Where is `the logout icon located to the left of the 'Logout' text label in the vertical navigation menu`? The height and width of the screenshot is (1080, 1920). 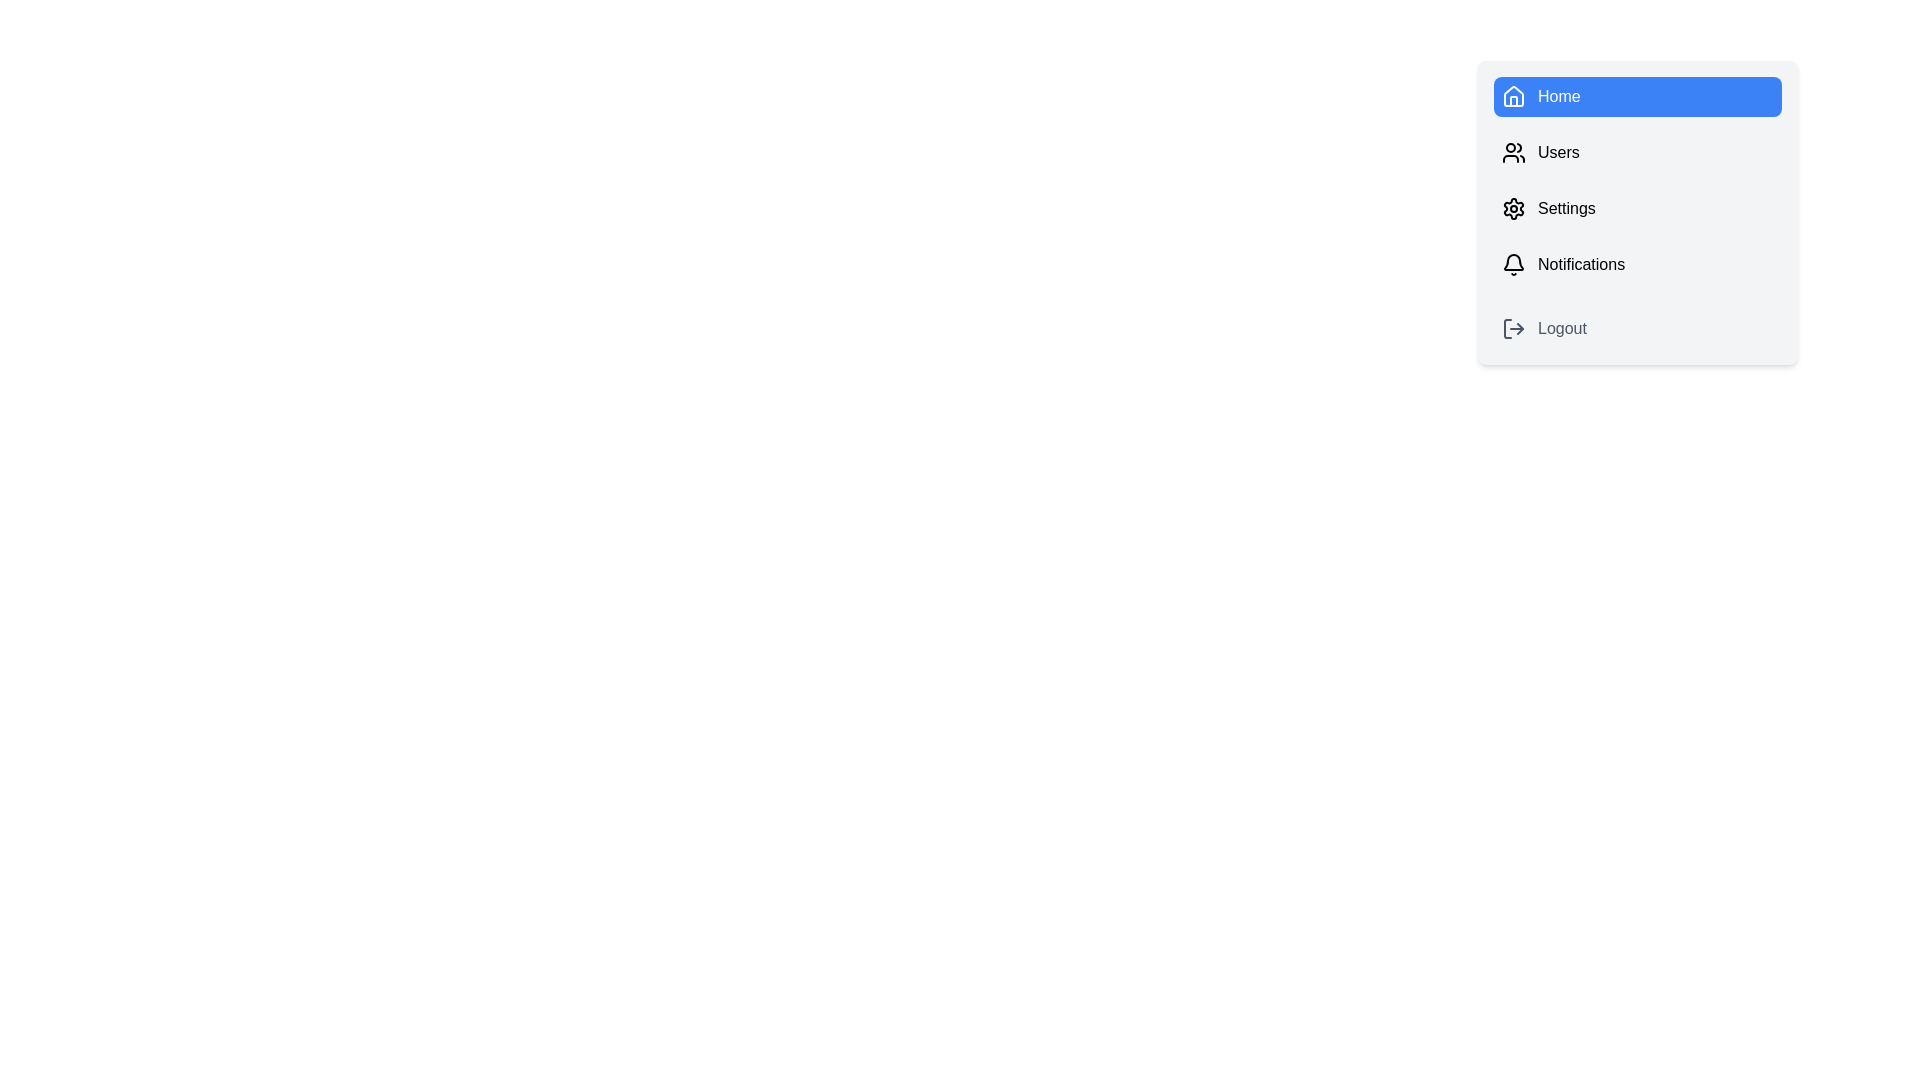
the logout icon located to the left of the 'Logout' text label in the vertical navigation menu is located at coordinates (1513, 327).